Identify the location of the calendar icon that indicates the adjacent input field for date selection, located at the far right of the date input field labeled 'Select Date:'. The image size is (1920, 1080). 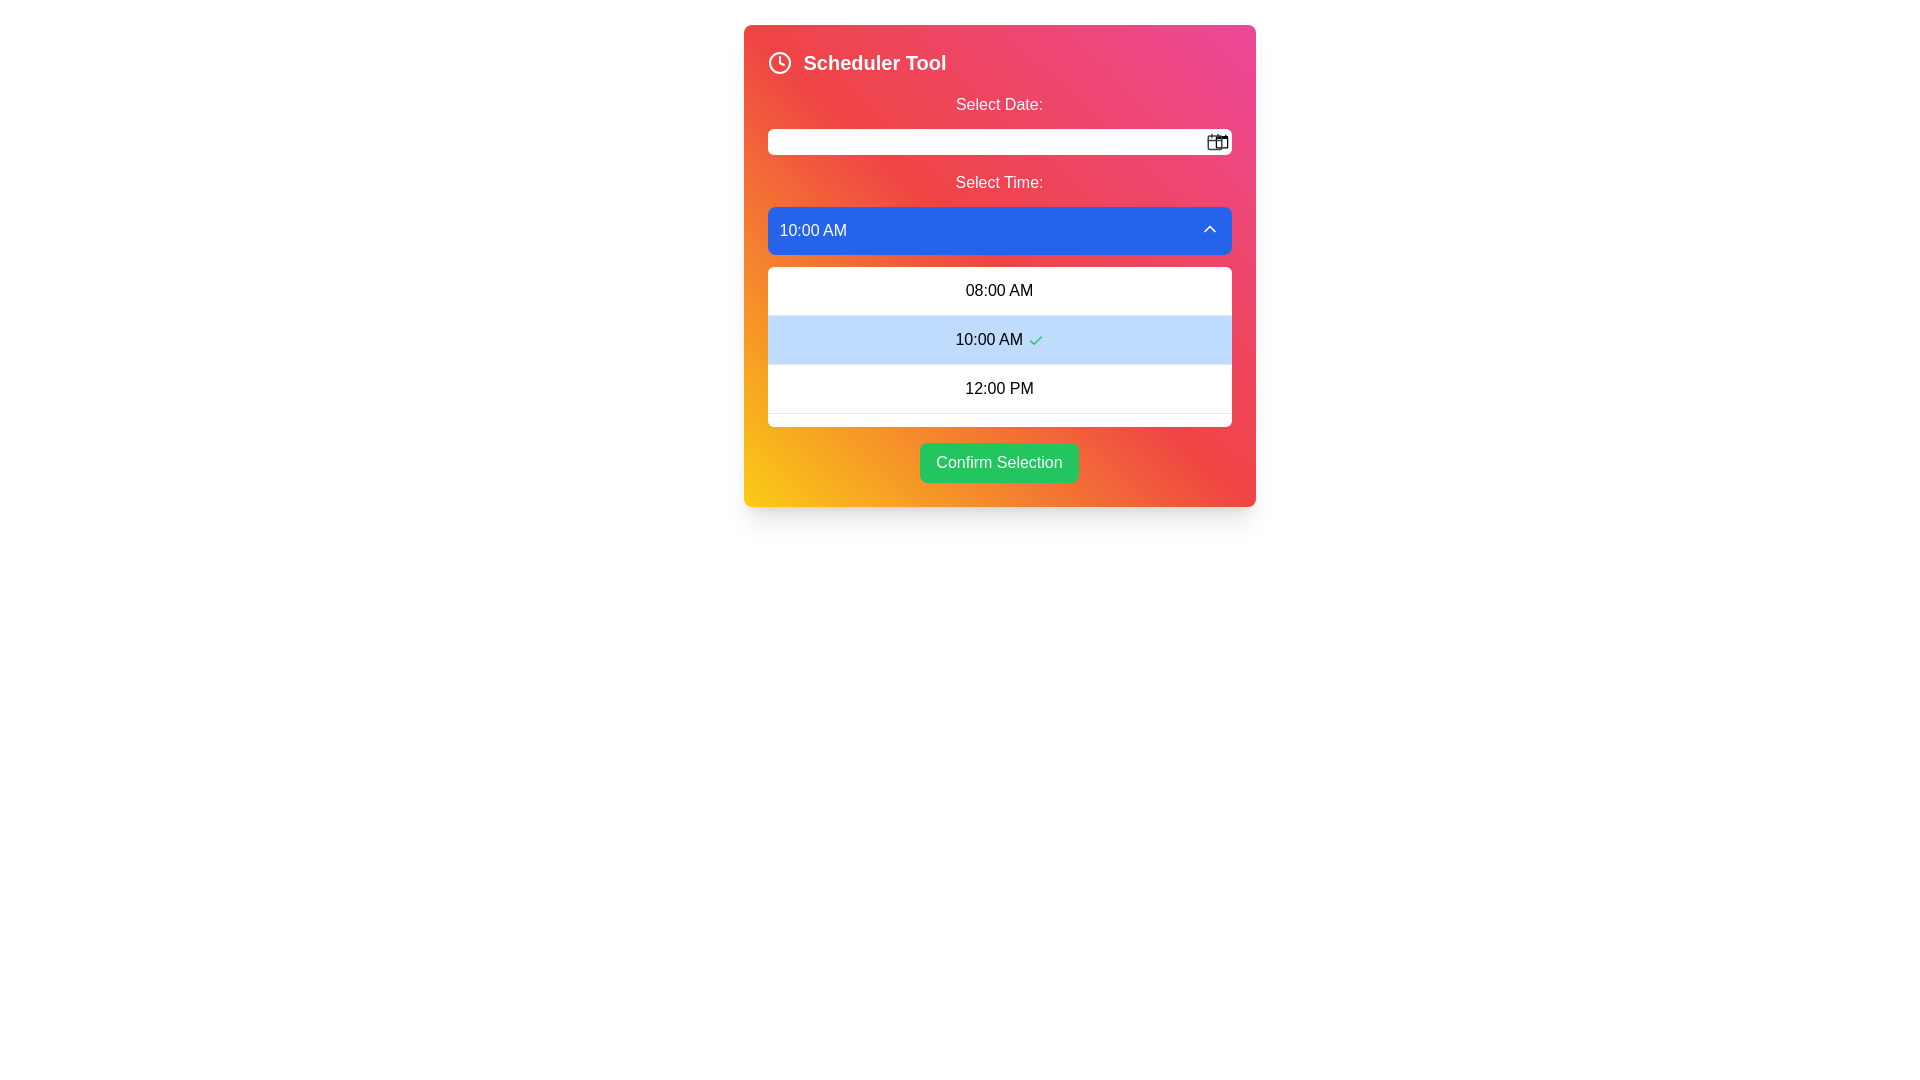
(1213, 141).